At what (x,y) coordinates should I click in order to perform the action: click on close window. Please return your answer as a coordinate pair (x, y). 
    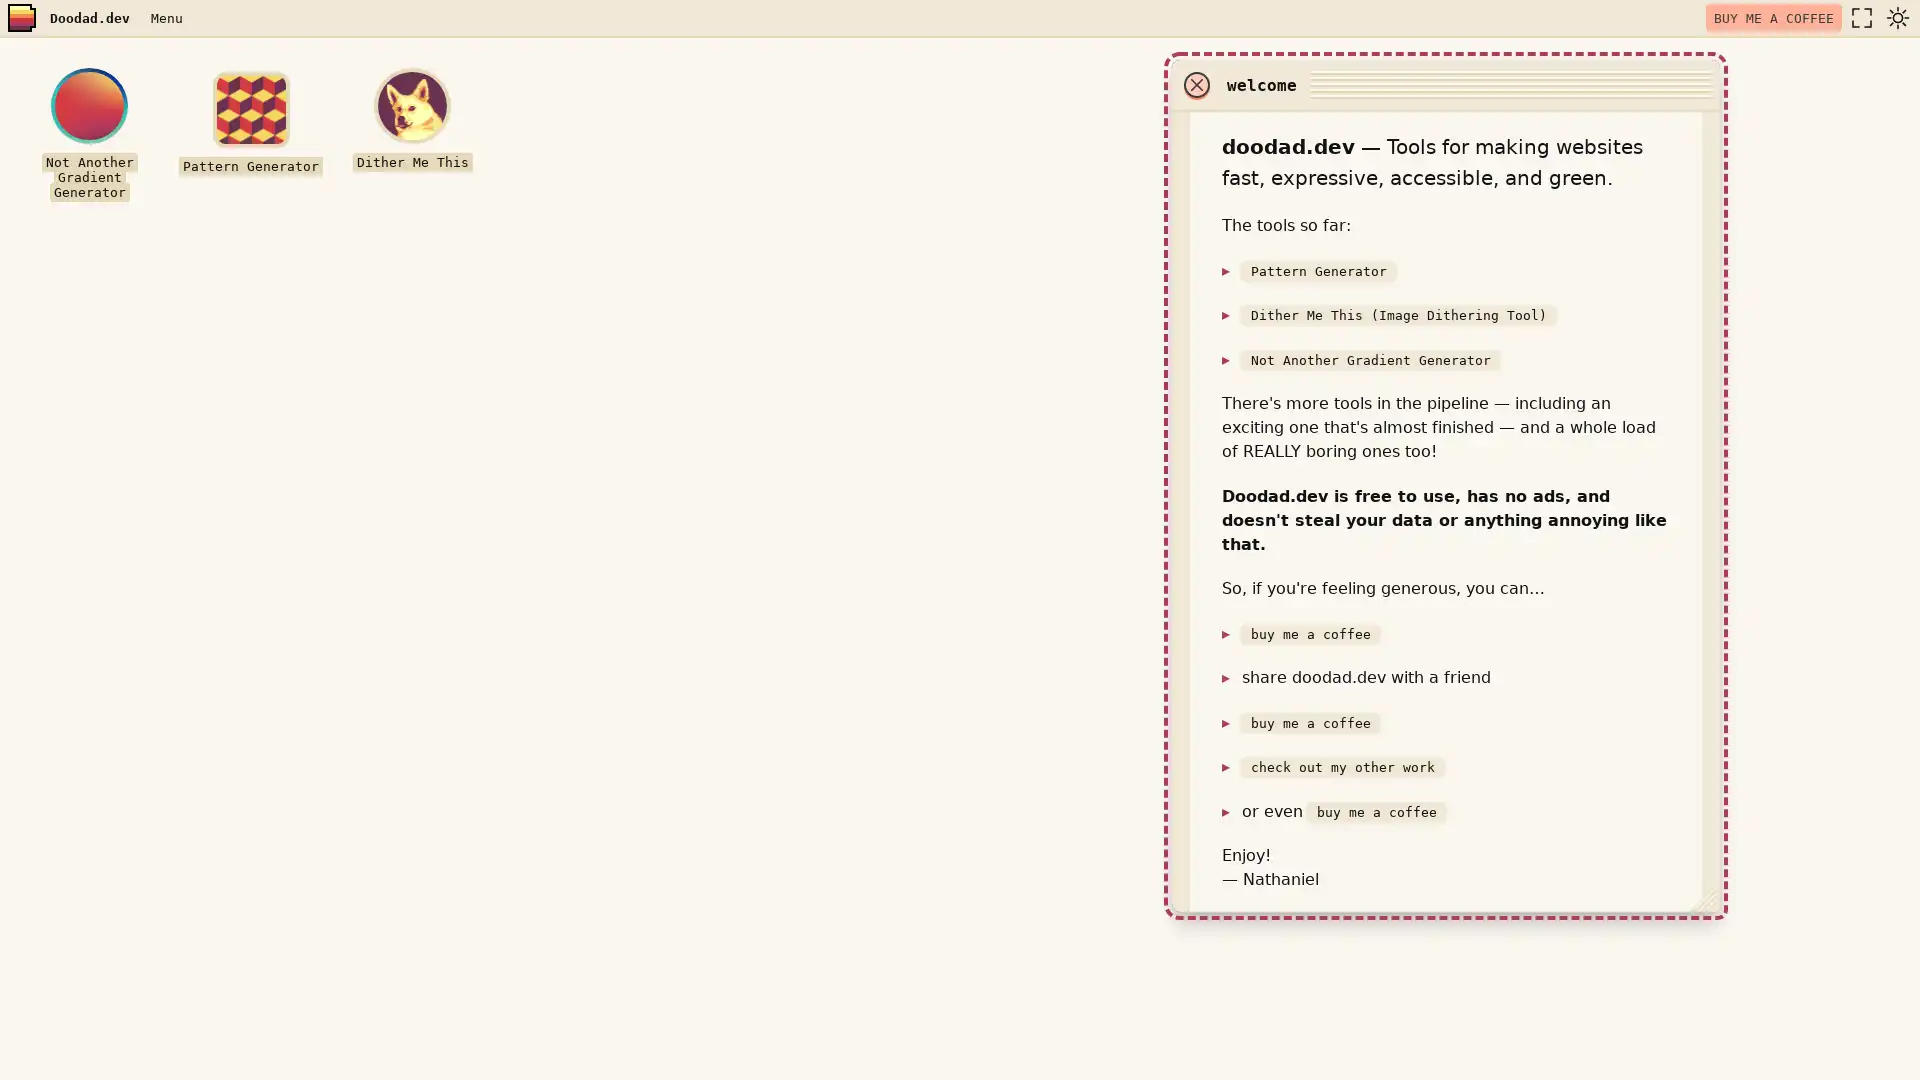
    Looking at the image, I should click on (1232, 83).